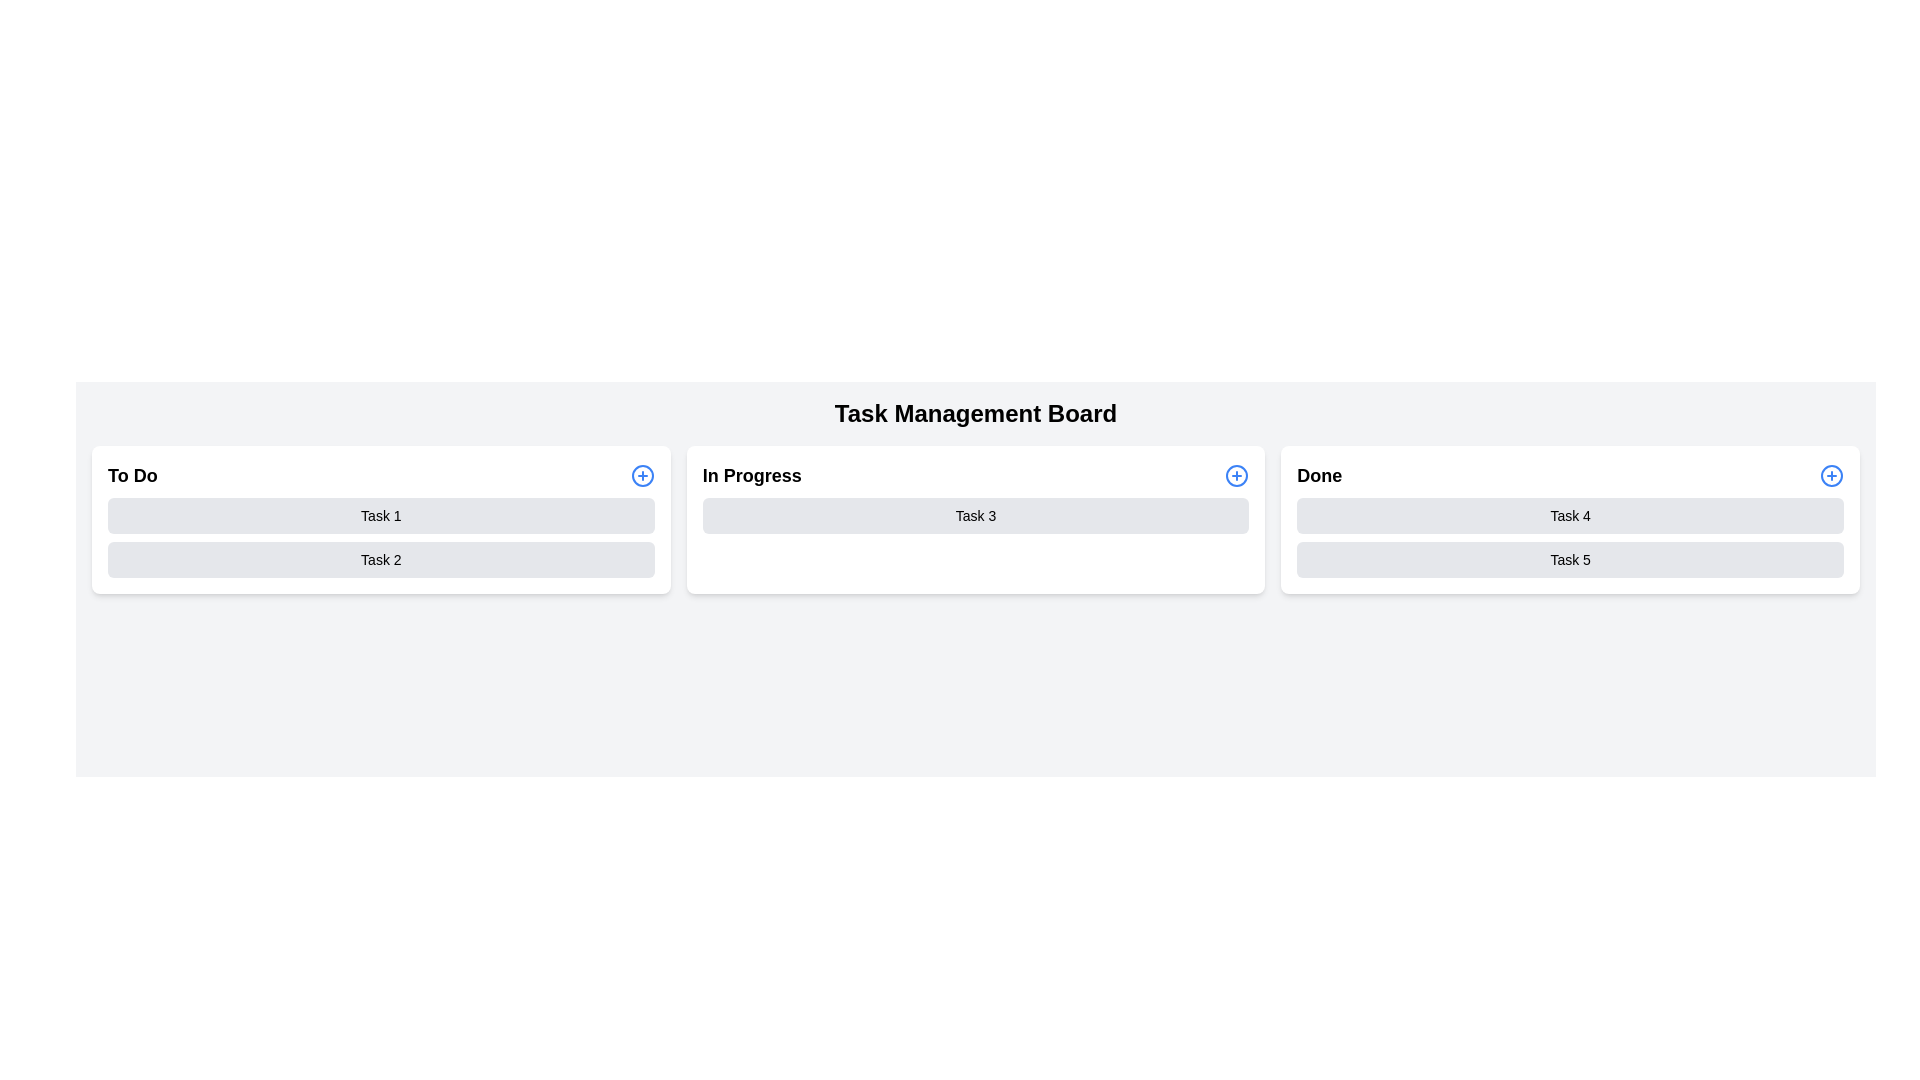  Describe the element at coordinates (642, 475) in the screenshot. I see `the button located to the right of the 'To Do' column header` at that location.